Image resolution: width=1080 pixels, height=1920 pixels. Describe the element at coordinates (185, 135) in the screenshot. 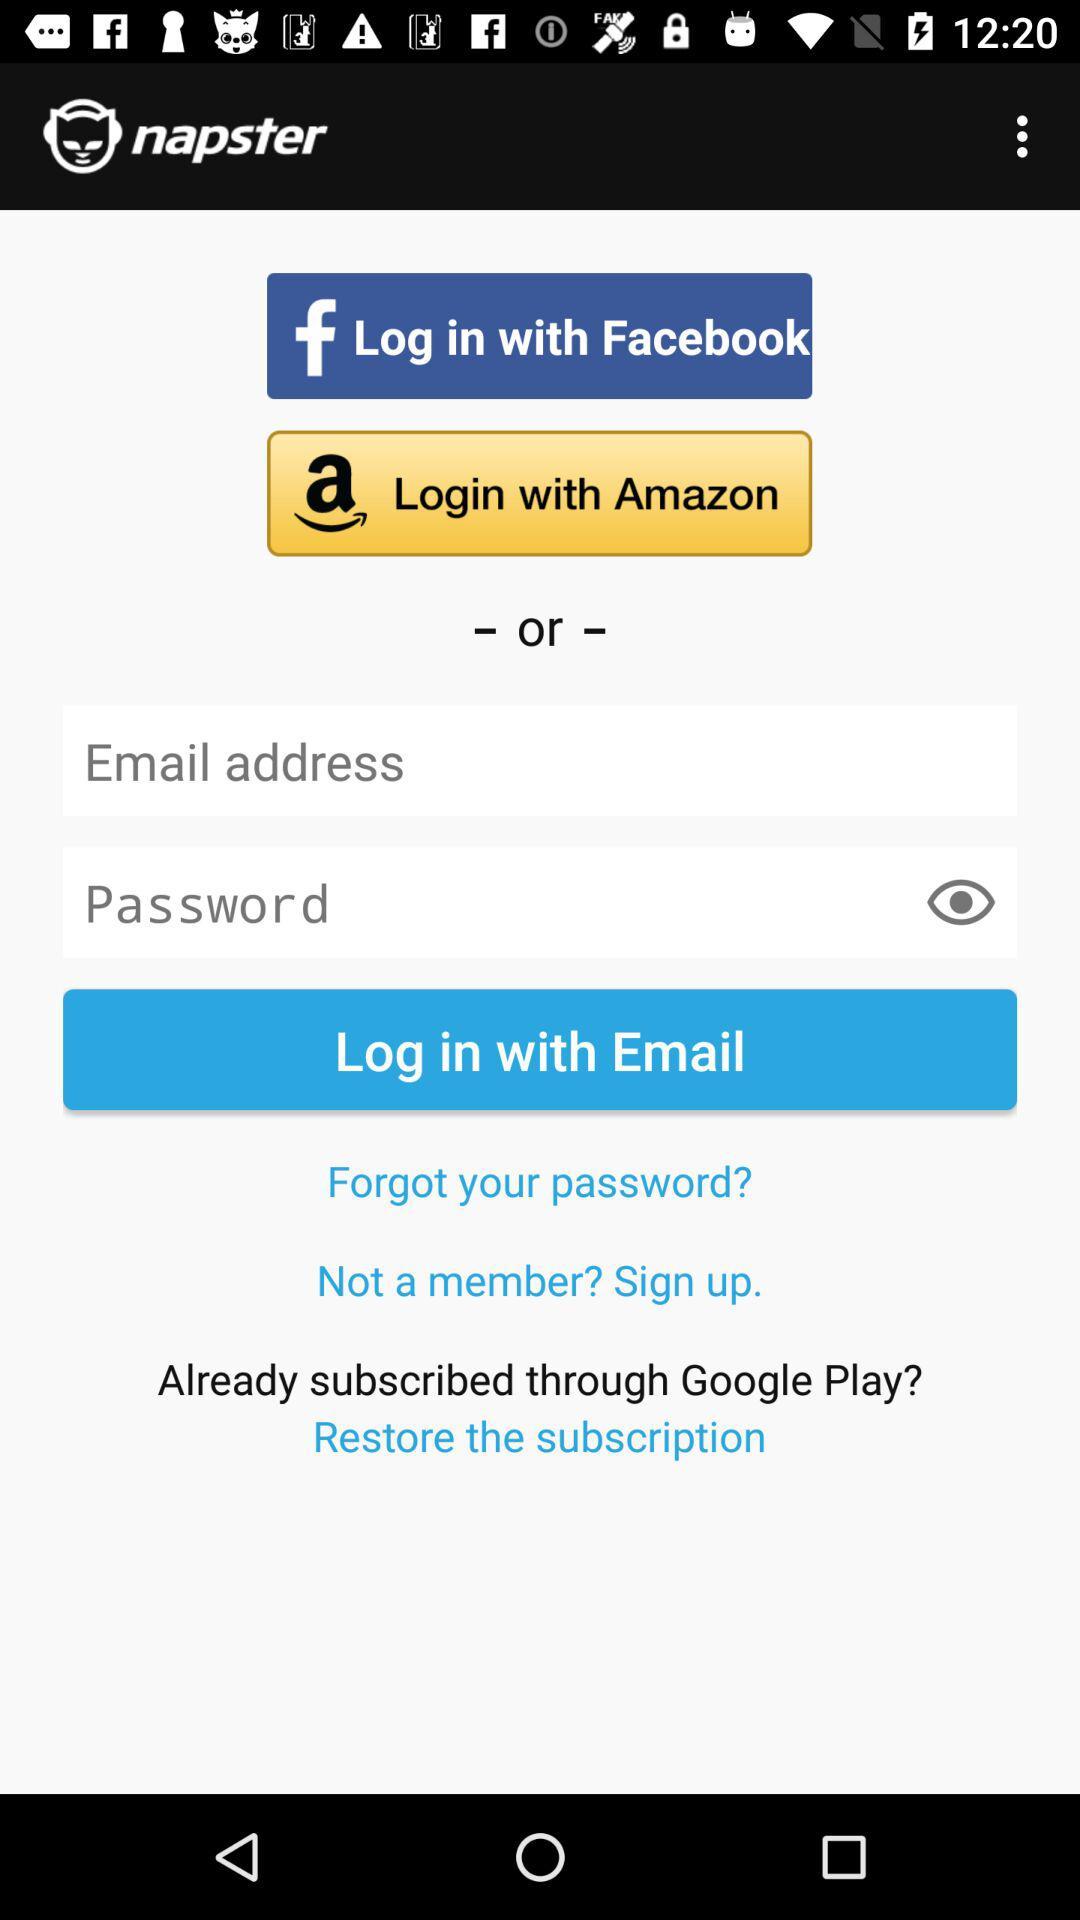

I see `the title of the page at top left corner` at that location.